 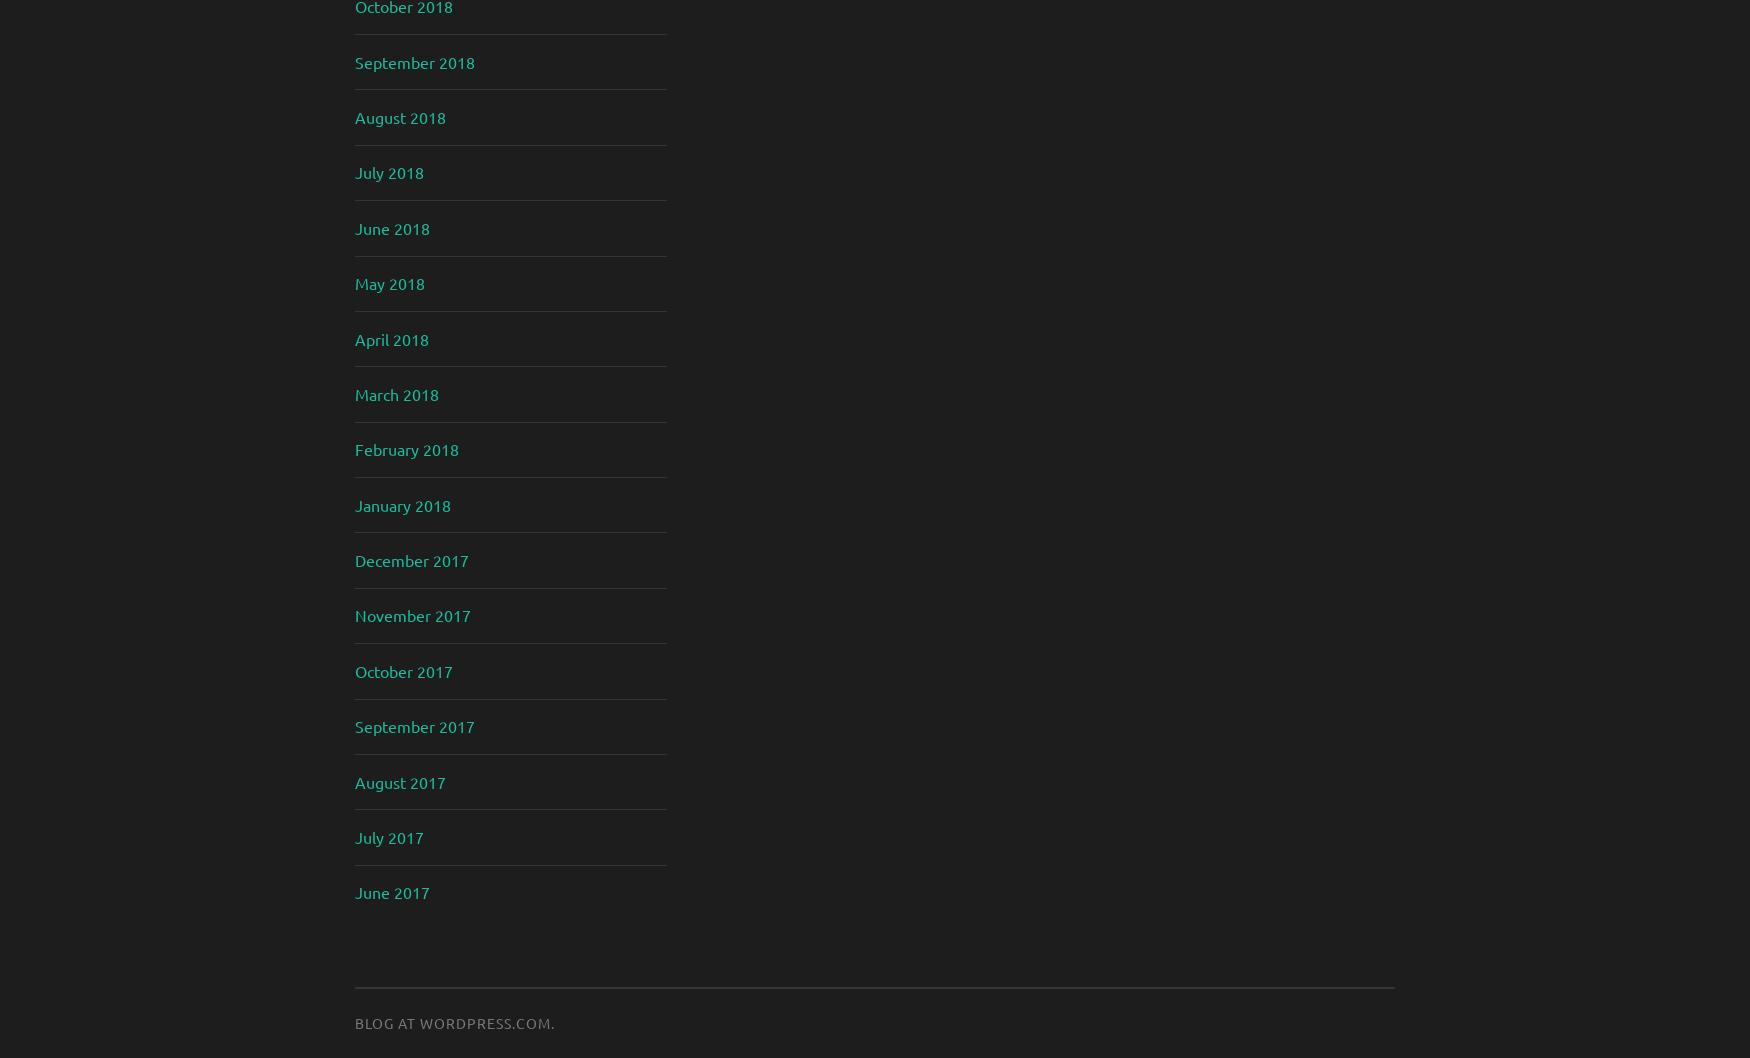 I want to click on 'September 2018', so click(x=413, y=61).